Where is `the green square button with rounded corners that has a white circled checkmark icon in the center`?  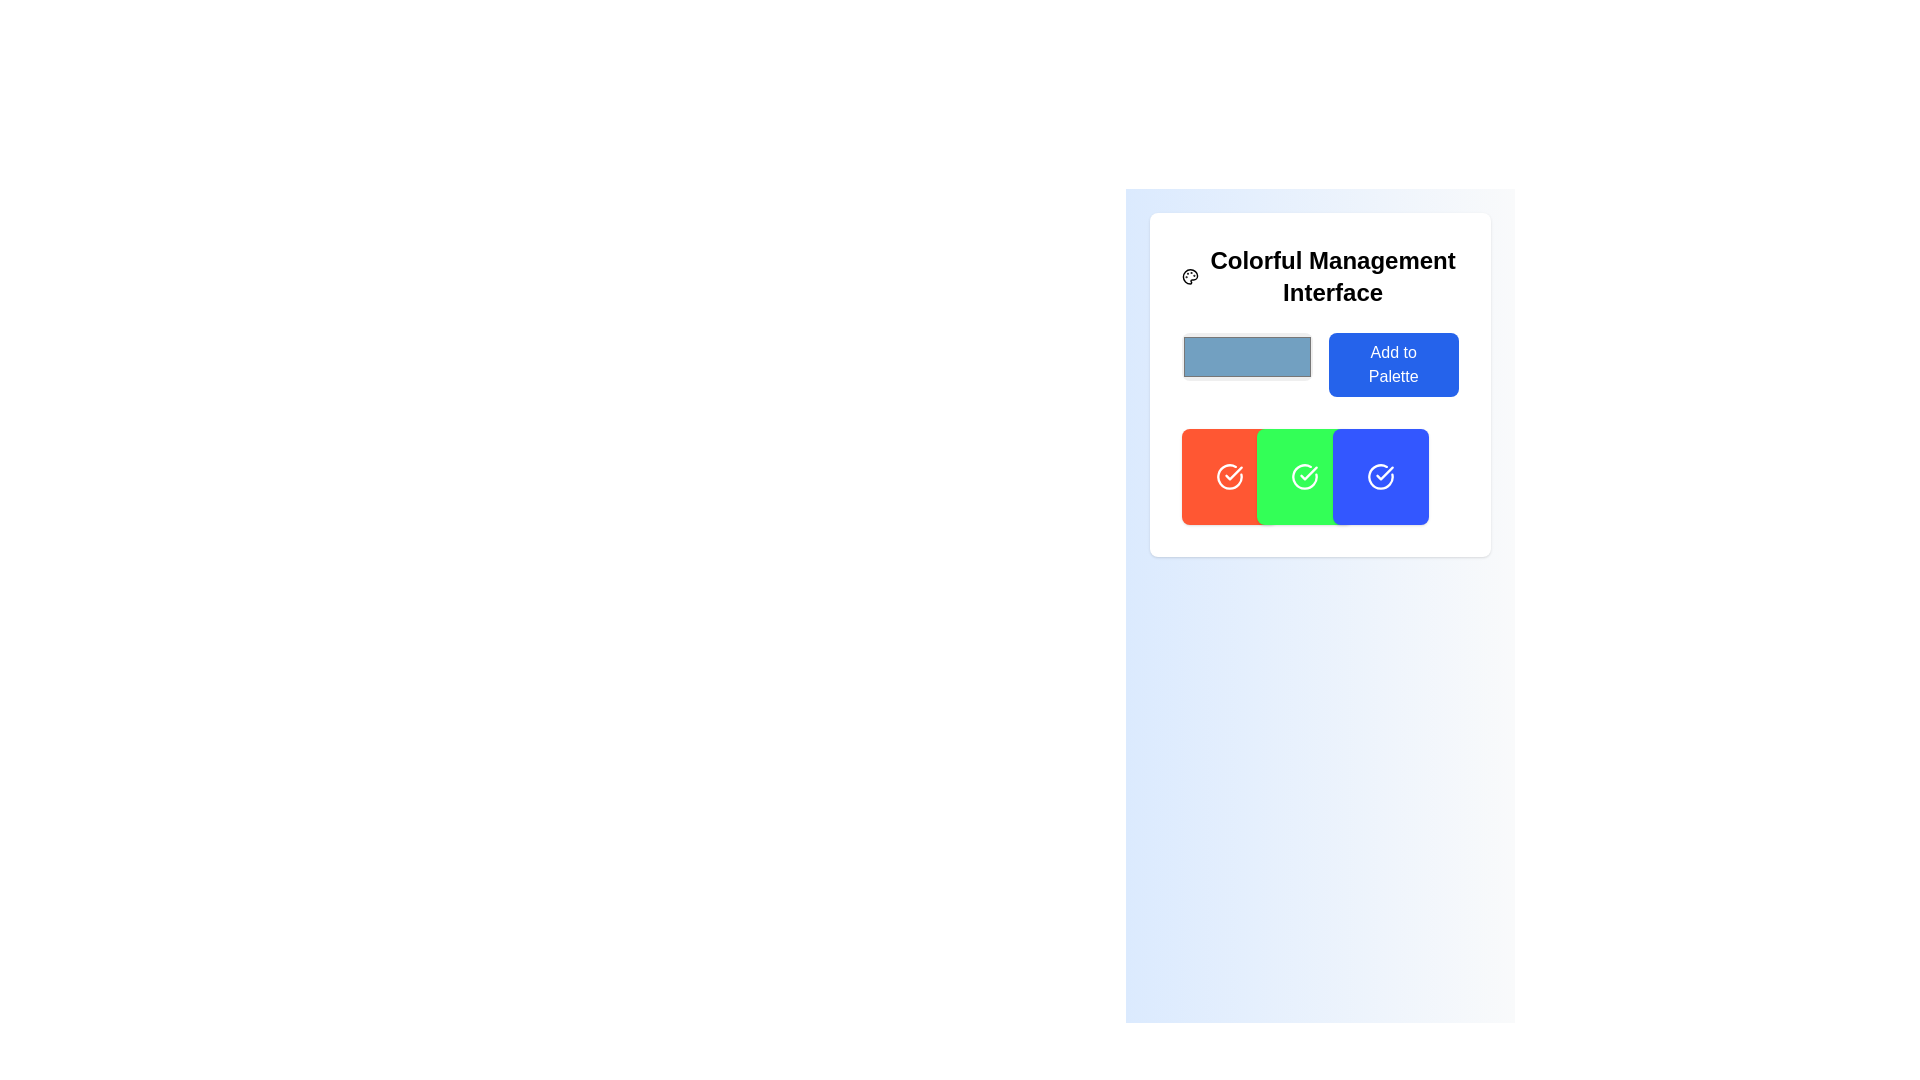 the green square button with rounded corners that has a white circled checkmark icon in the center is located at coordinates (1305, 477).